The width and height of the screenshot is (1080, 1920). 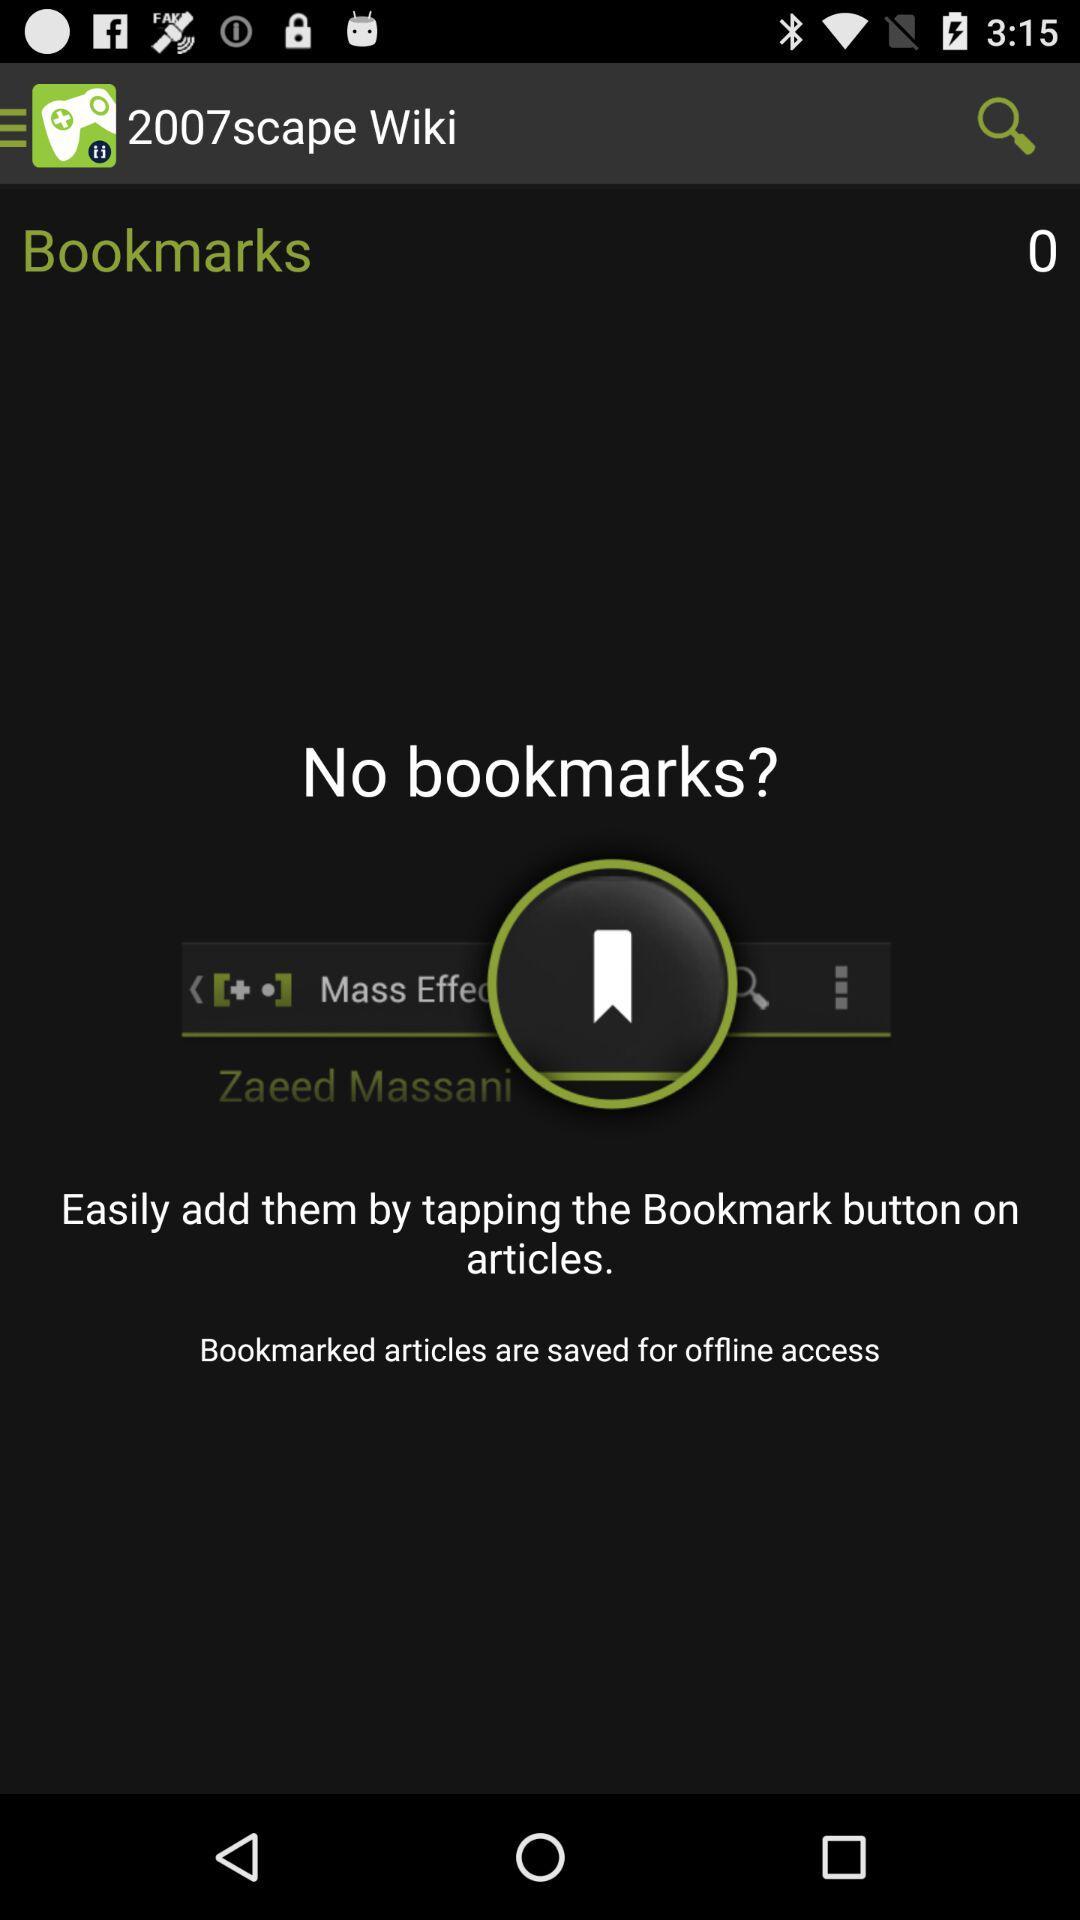 I want to click on the icon to the right of 2007scape wiki icon, so click(x=1006, y=124).